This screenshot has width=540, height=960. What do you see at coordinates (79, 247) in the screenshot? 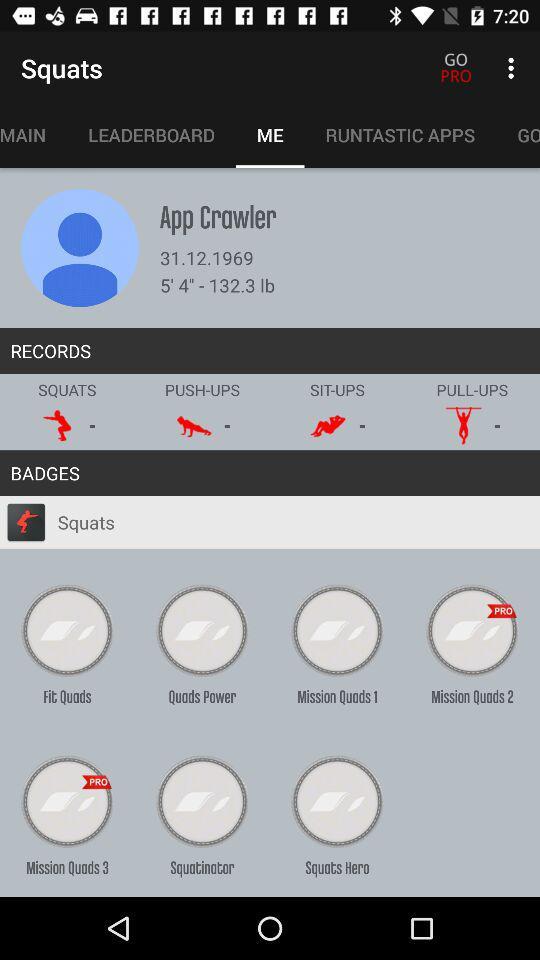
I see `user picture` at bounding box center [79, 247].